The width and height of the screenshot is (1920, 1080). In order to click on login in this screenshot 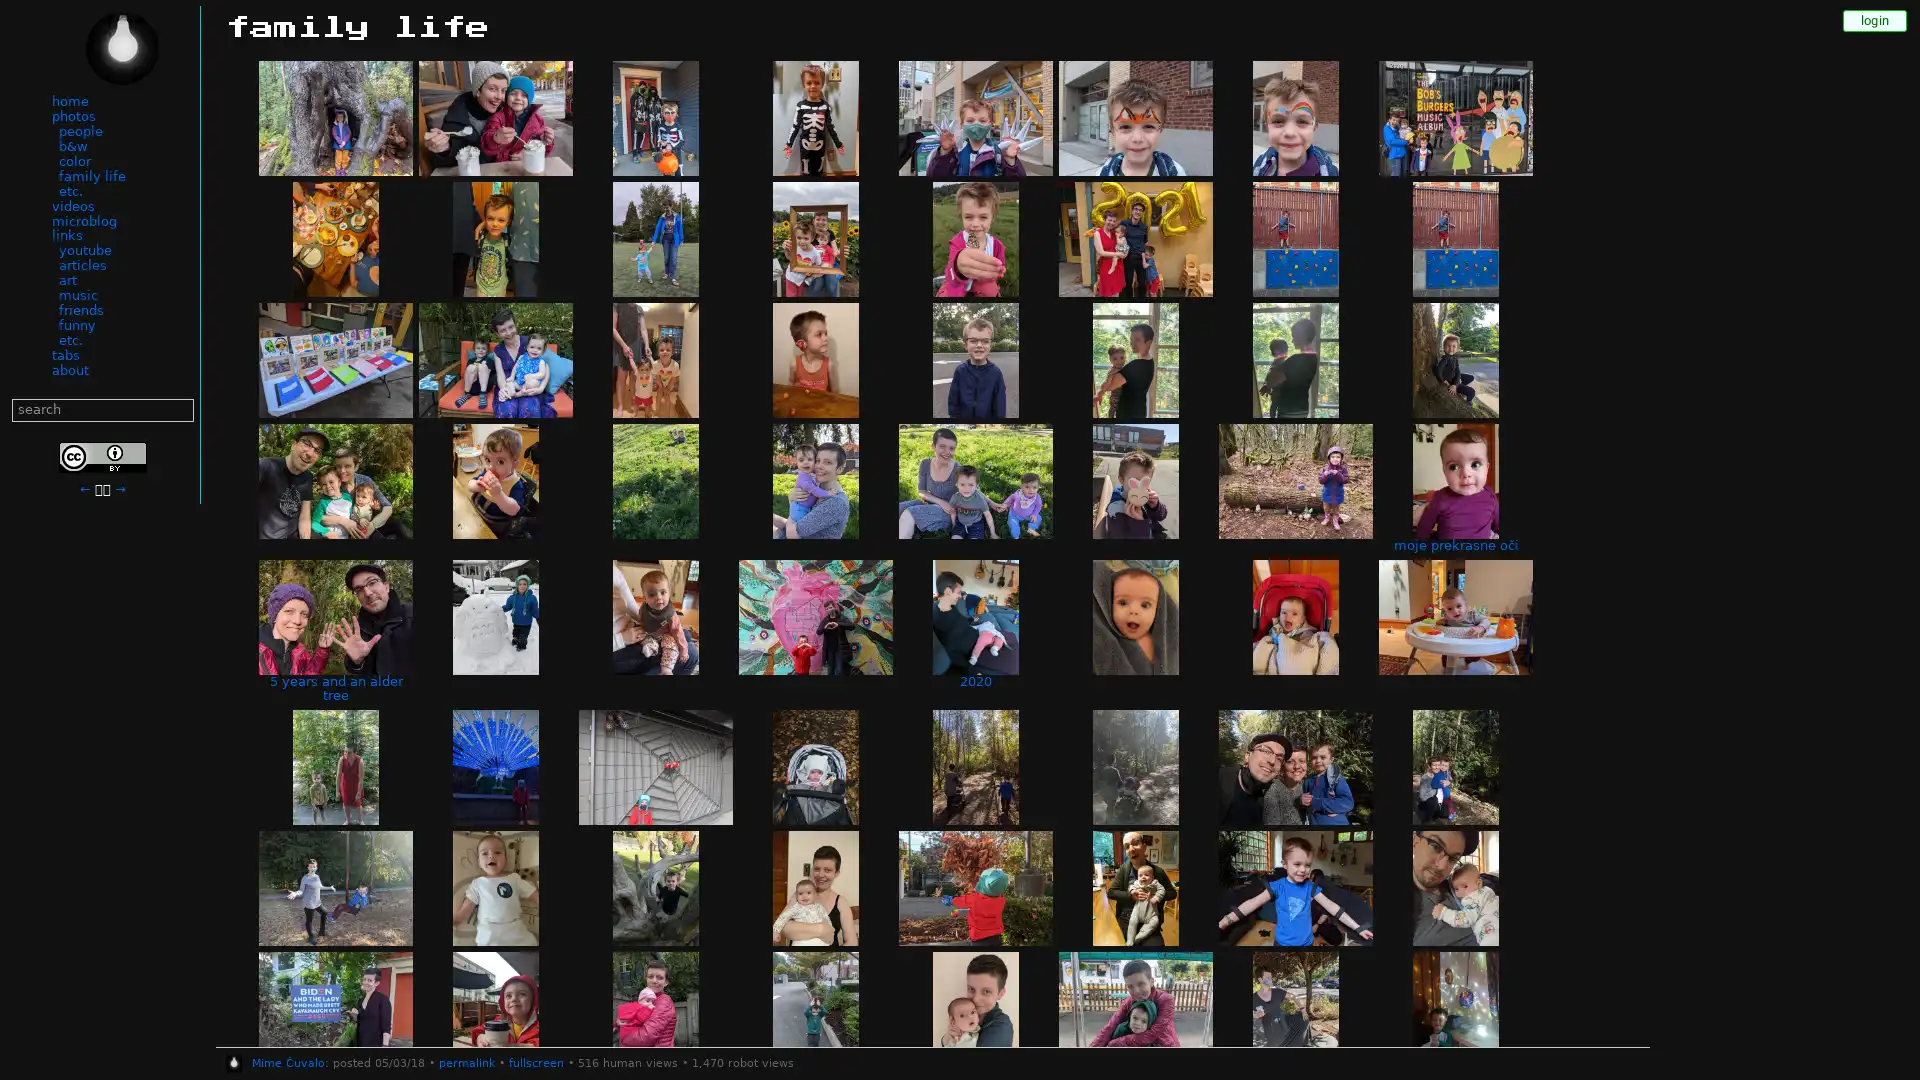, I will do `click(1874, 20)`.